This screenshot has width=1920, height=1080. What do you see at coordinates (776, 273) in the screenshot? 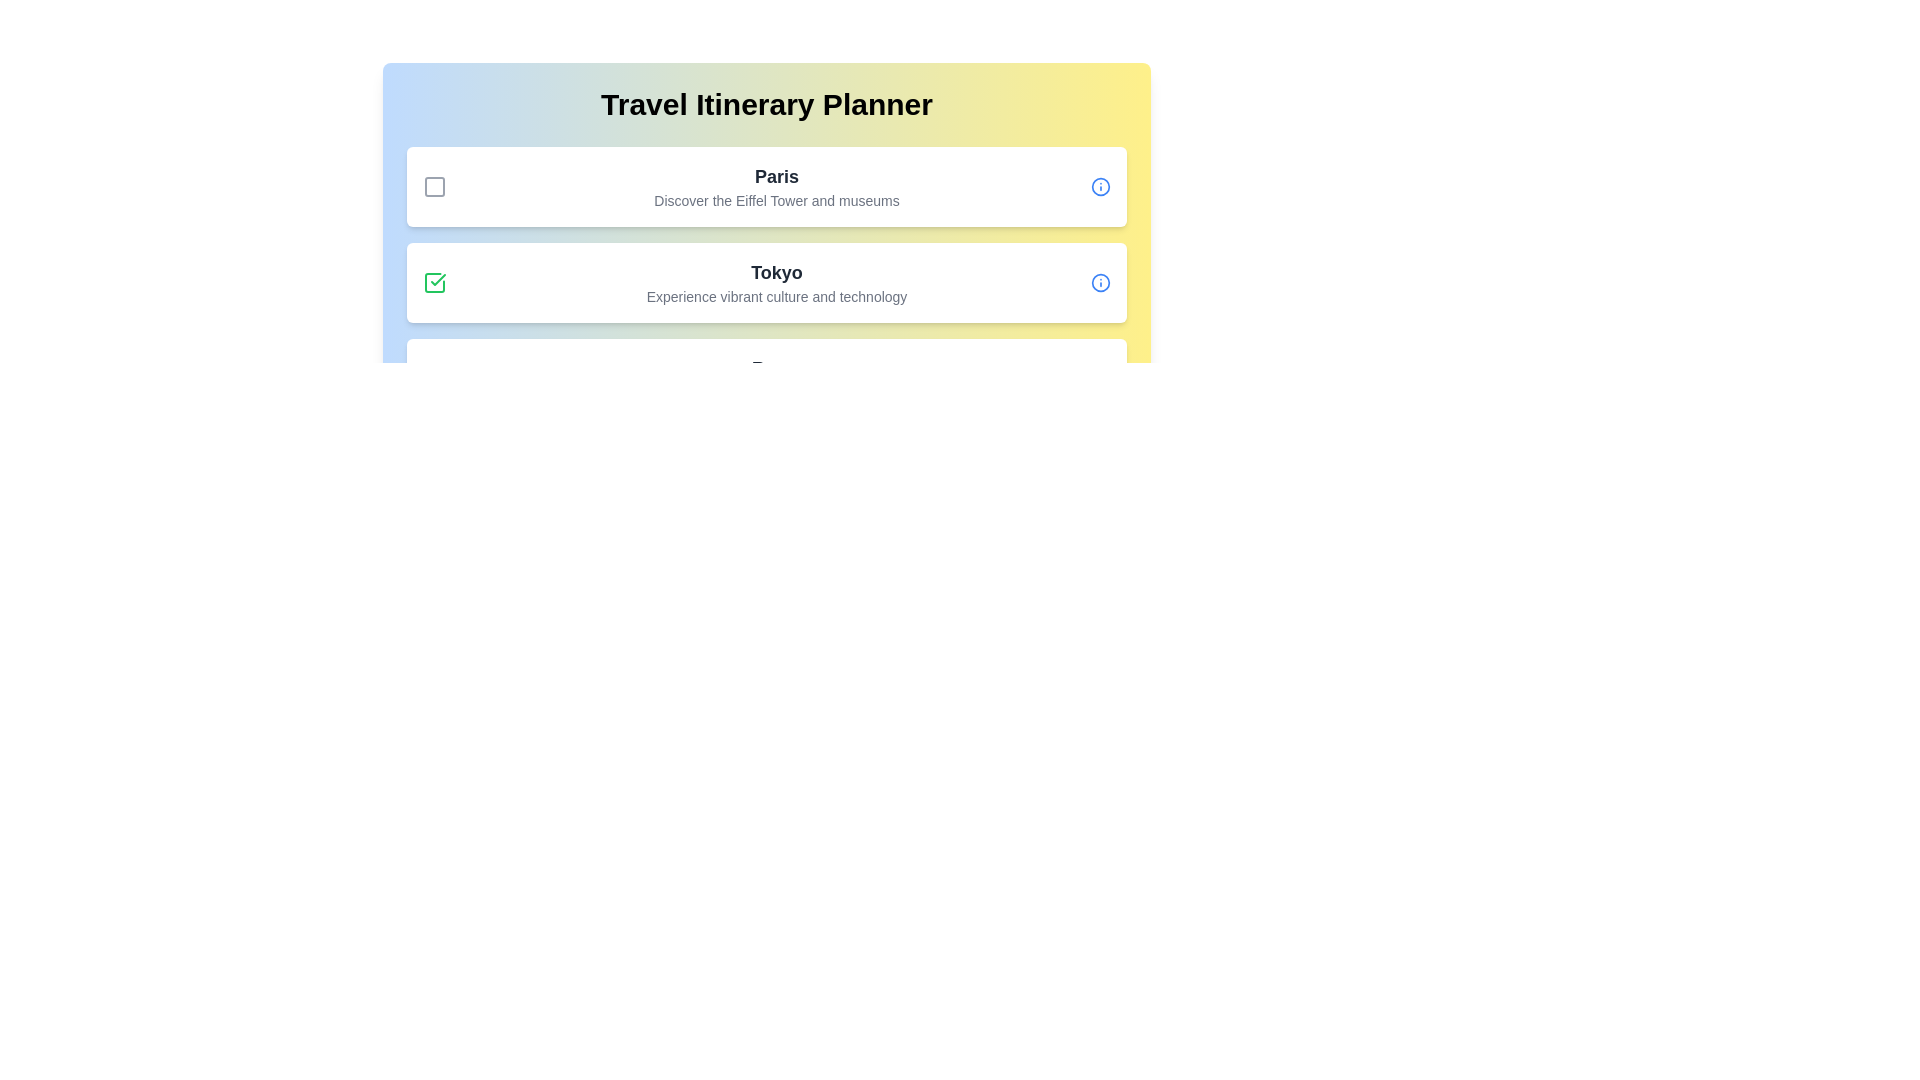
I see `the text label displaying 'Tokyo' from its current position` at bounding box center [776, 273].